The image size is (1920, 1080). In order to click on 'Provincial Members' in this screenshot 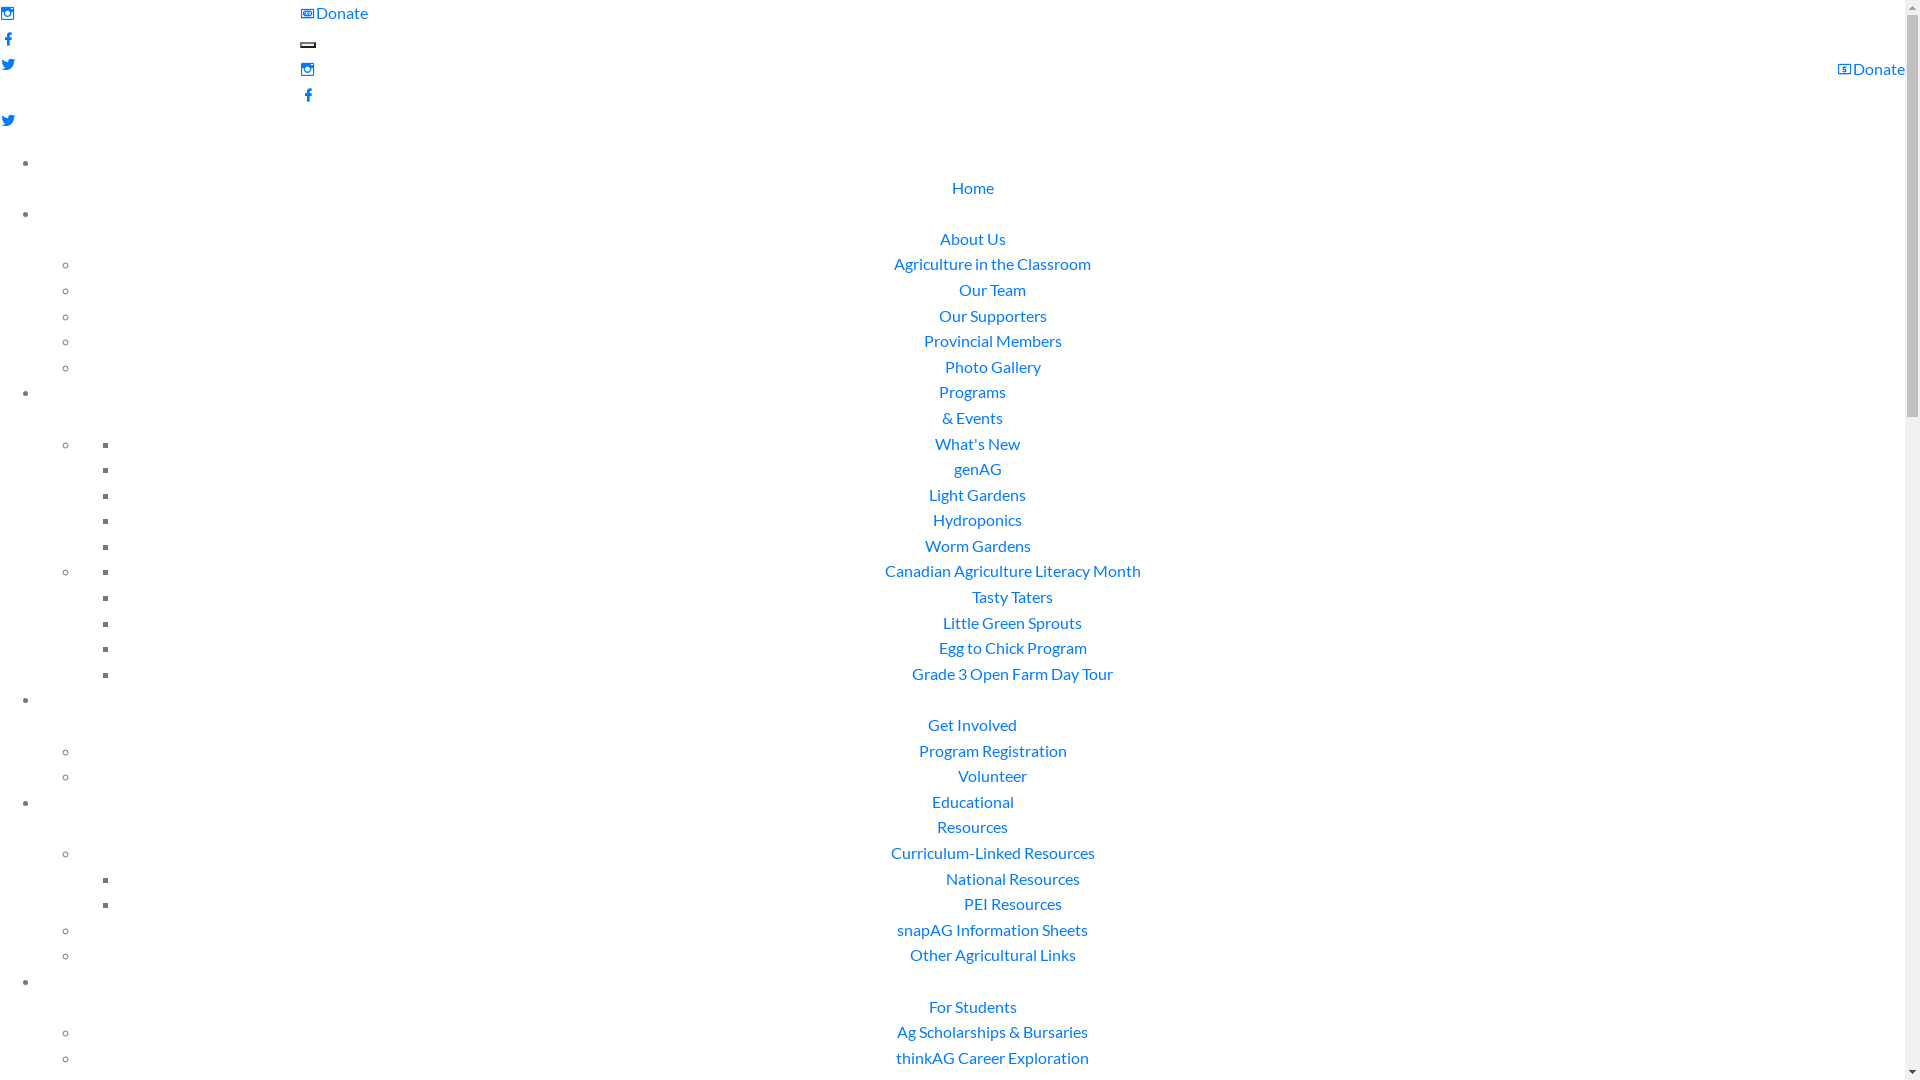, I will do `click(993, 339)`.